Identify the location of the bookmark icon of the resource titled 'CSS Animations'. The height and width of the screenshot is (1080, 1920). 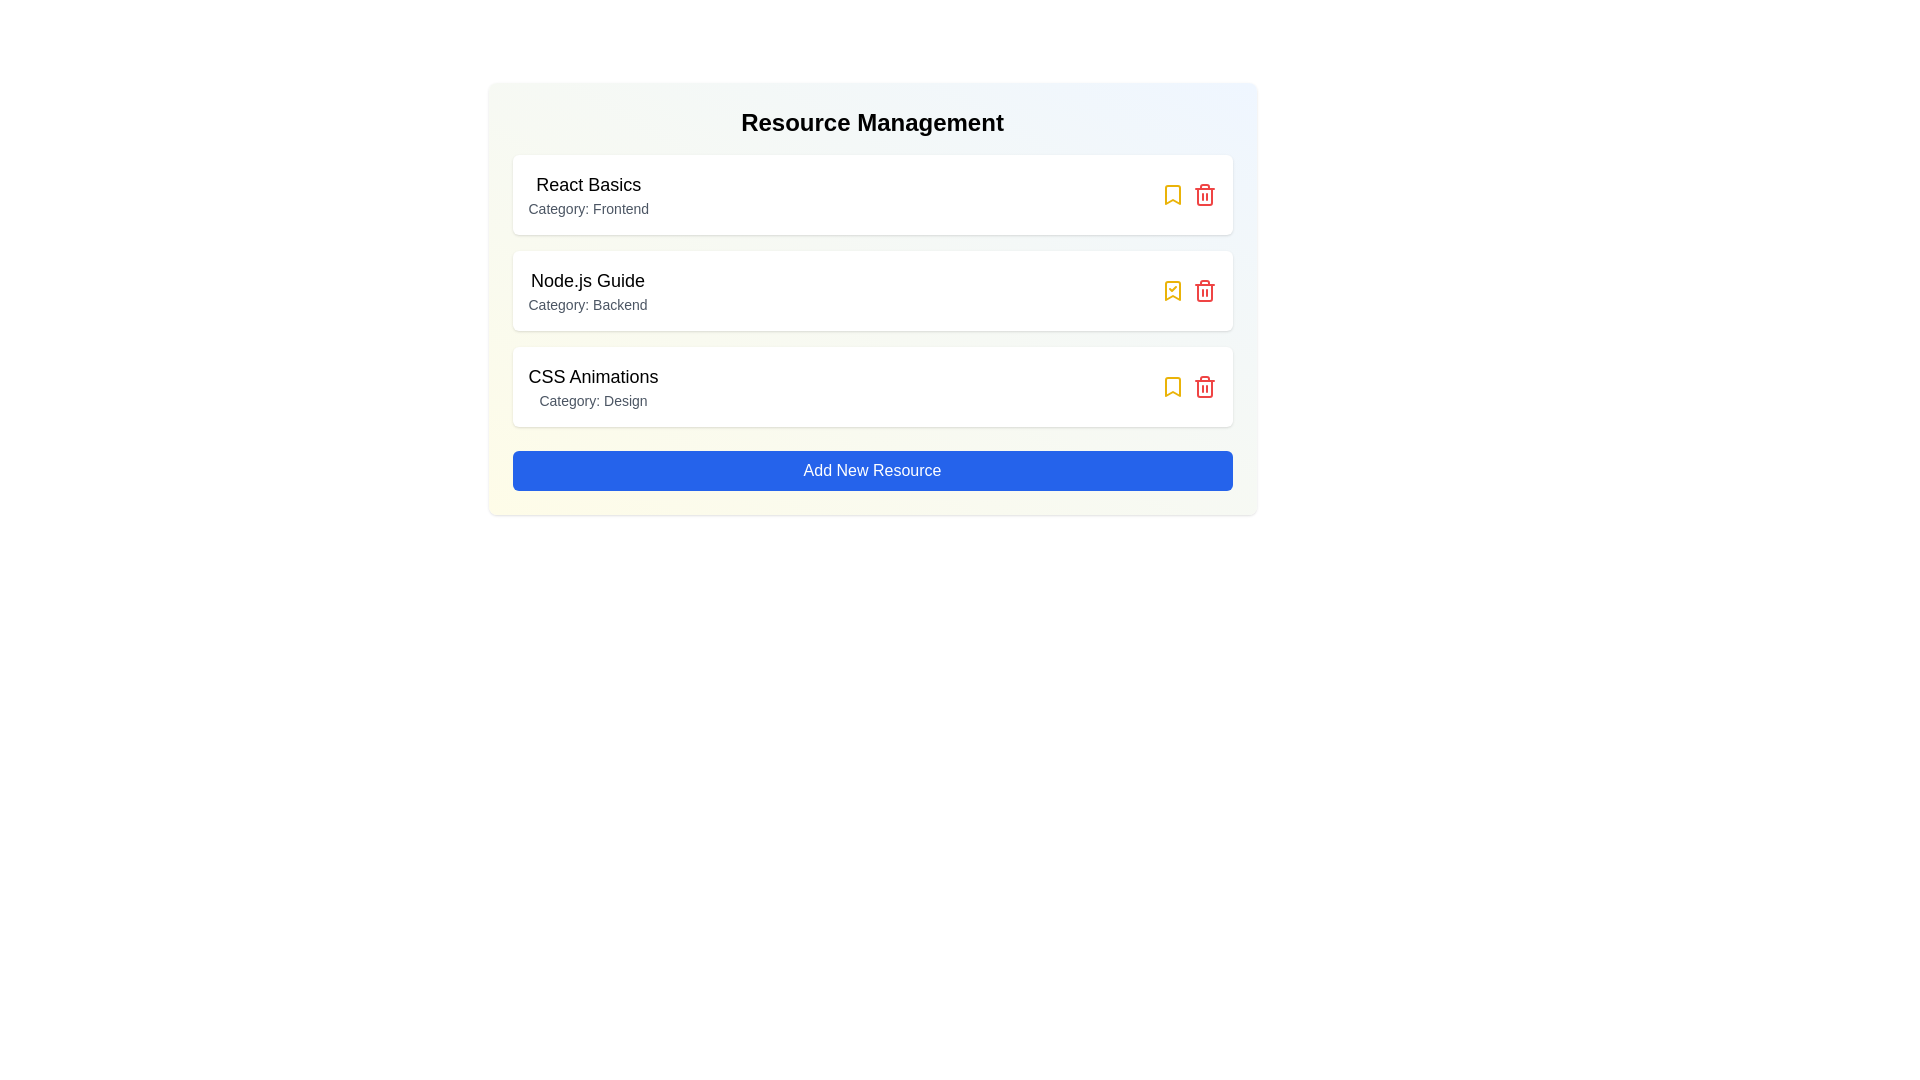
(1172, 386).